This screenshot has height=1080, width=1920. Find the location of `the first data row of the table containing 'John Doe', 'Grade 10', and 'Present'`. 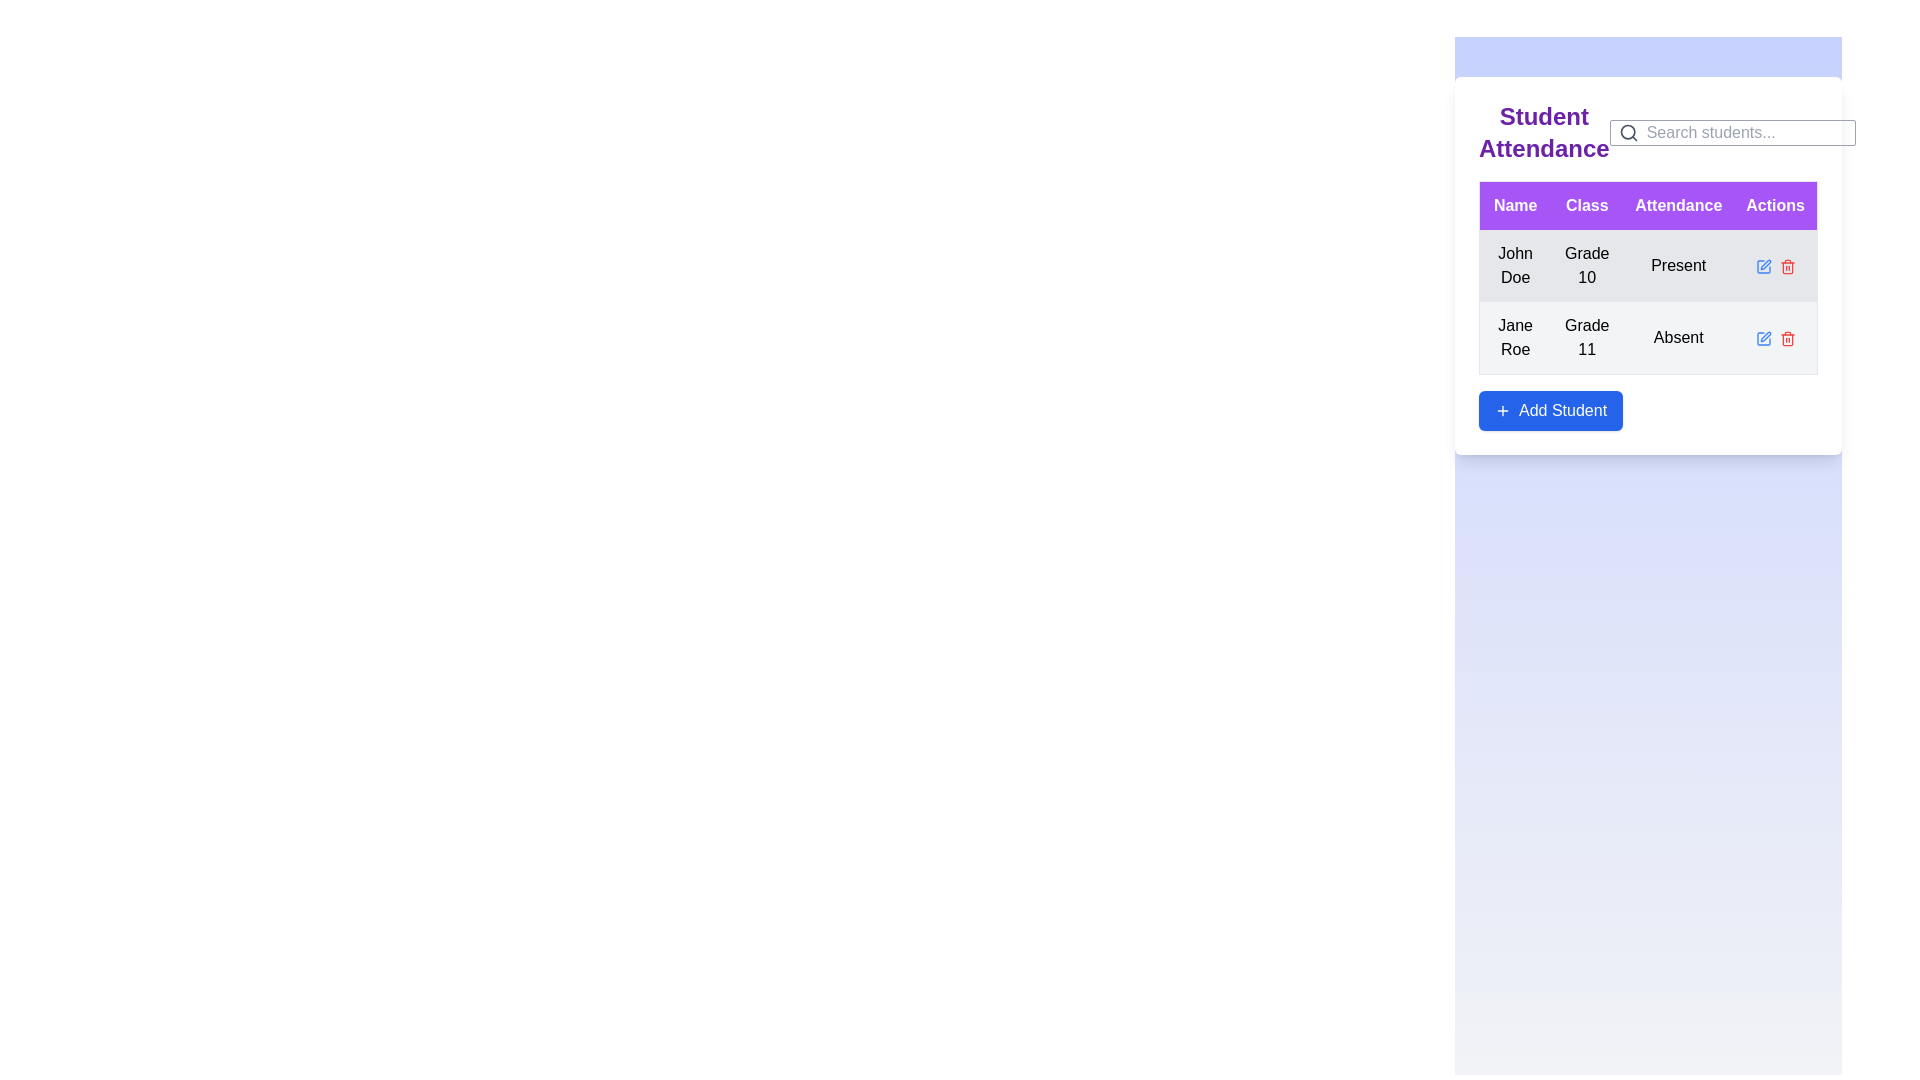

the first data row of the table containing 'John Doe', 'Grade 10', and 'Present' is located at coordinates (1648, 302).